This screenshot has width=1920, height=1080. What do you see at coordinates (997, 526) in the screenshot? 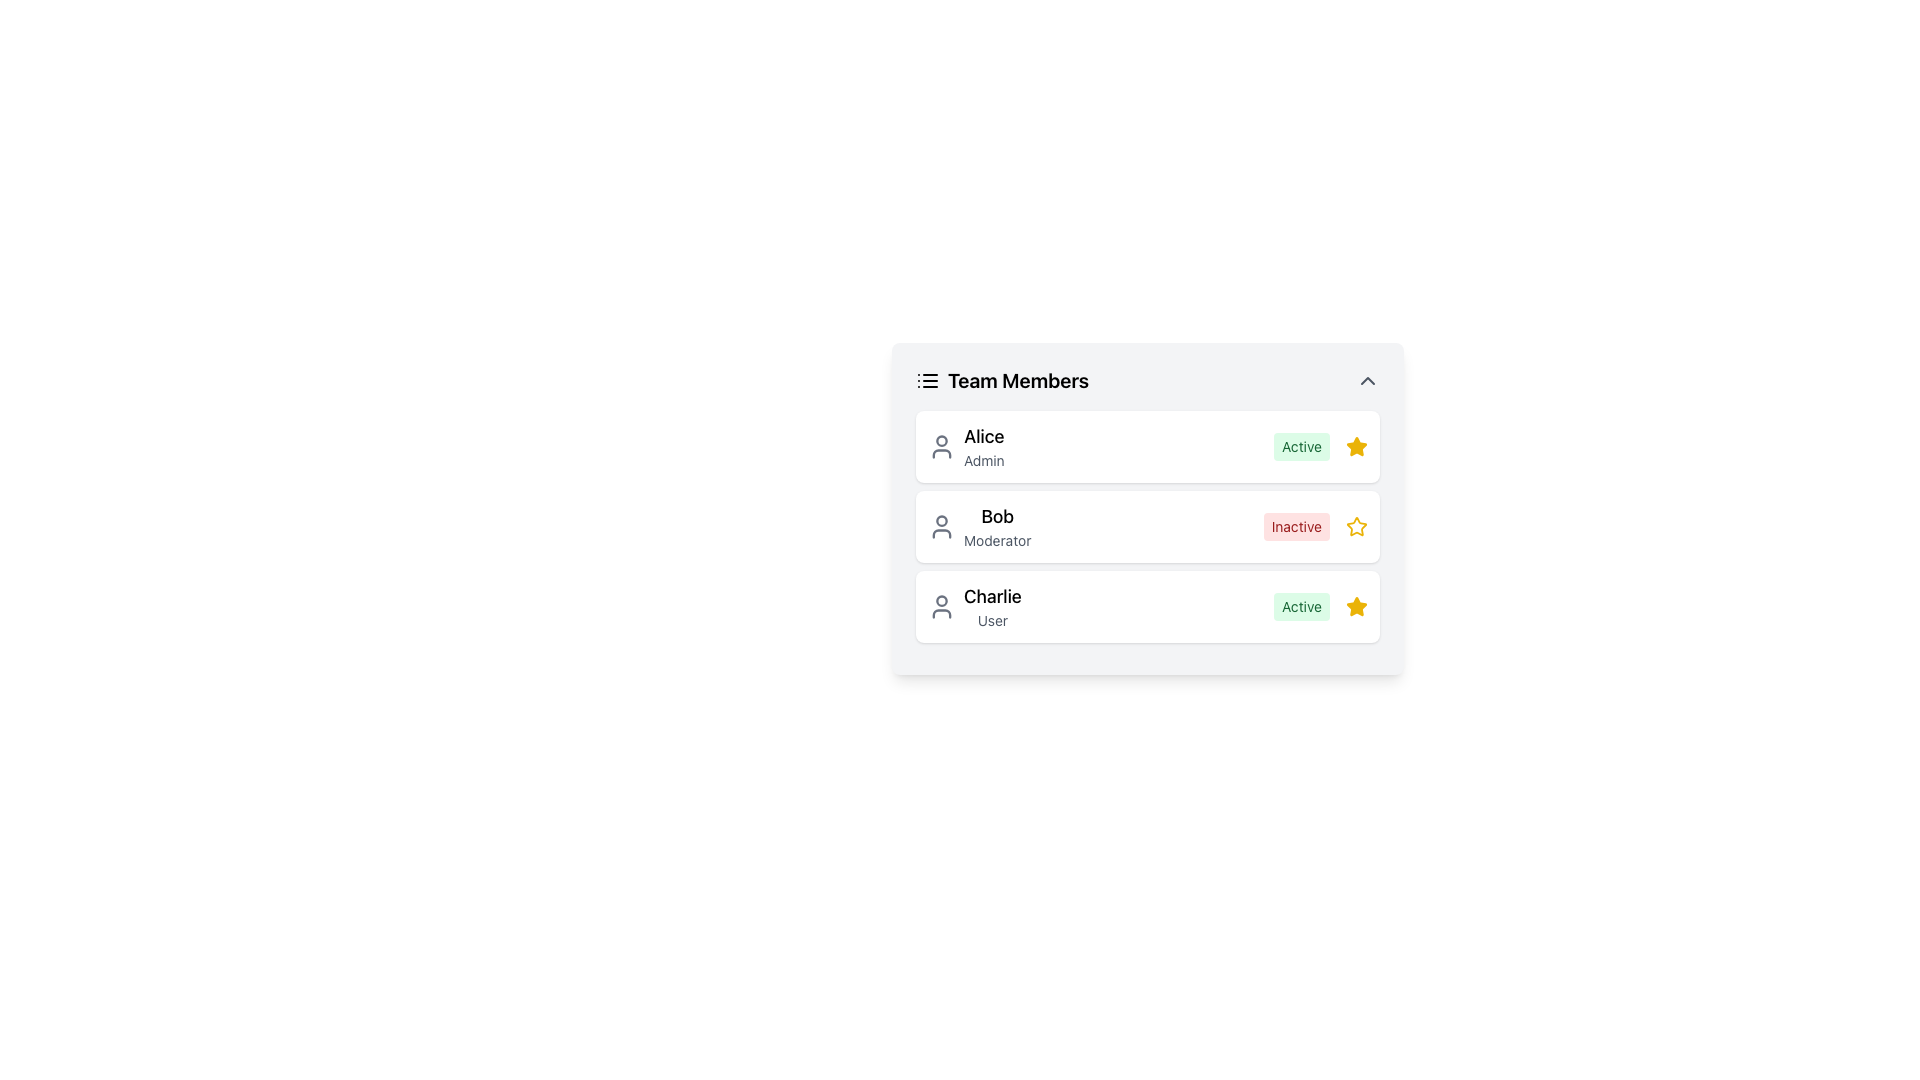
I see `the text element displaying 'Bob' in bold, large, black font, which is identified as a Moderator in a card labeled 'Team Members'` at bounding box center [997, 526].